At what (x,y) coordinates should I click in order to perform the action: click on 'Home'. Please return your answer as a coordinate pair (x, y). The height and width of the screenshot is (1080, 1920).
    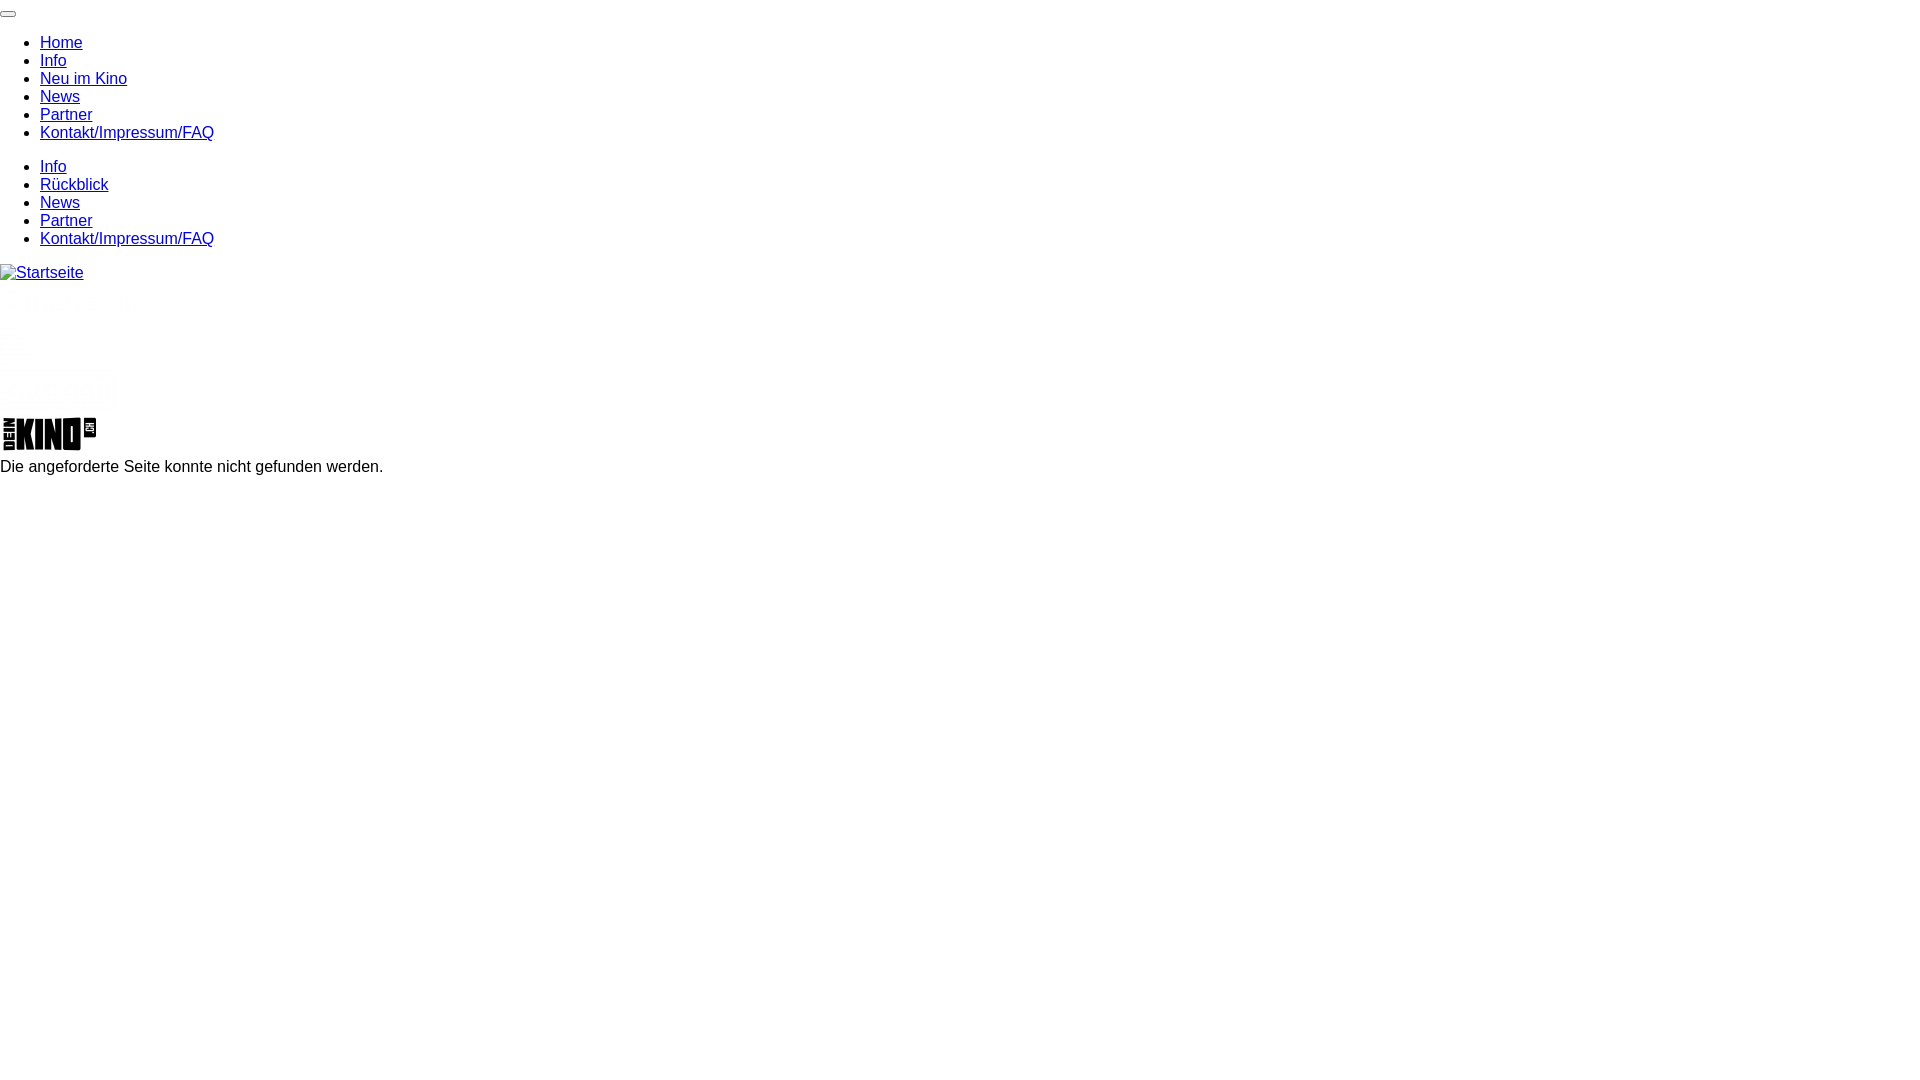
    Looking at the image, I should click on (61, 42).